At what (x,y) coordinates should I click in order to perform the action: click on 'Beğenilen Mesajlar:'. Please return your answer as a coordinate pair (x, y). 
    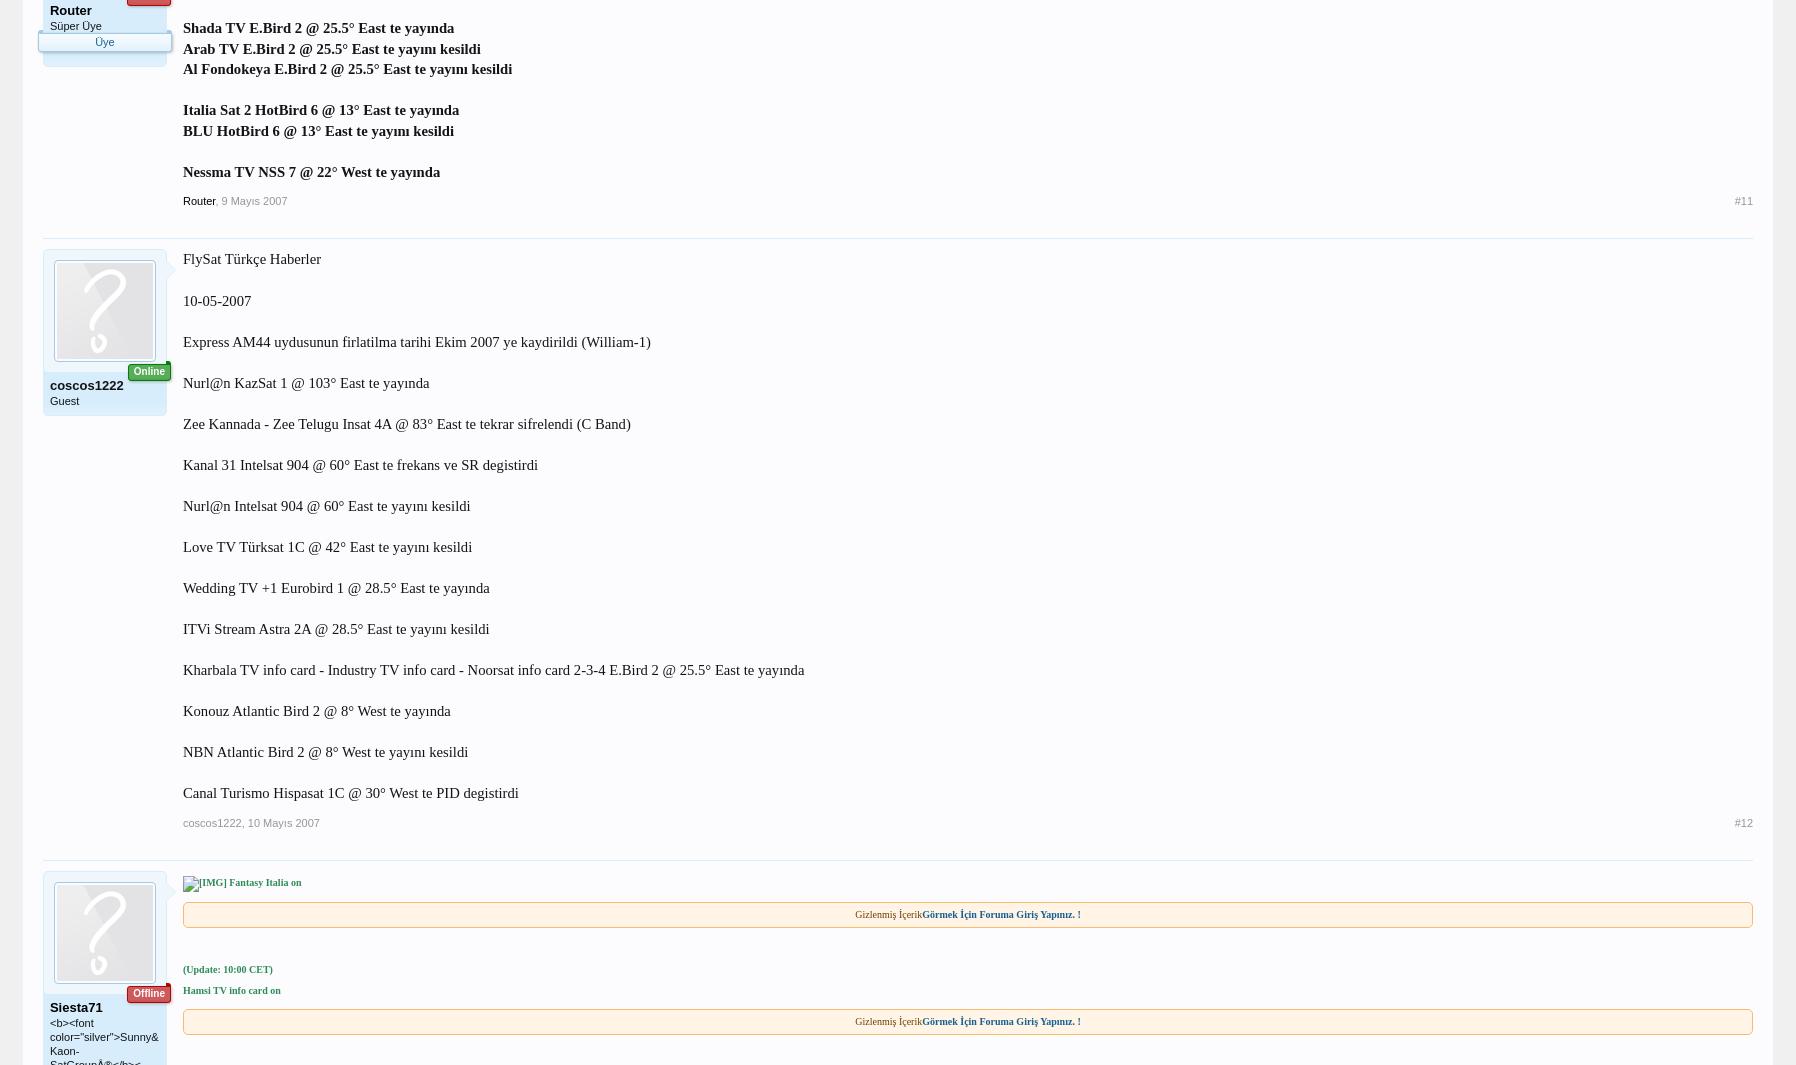
    Looking at the image, I should click on (92, 103).